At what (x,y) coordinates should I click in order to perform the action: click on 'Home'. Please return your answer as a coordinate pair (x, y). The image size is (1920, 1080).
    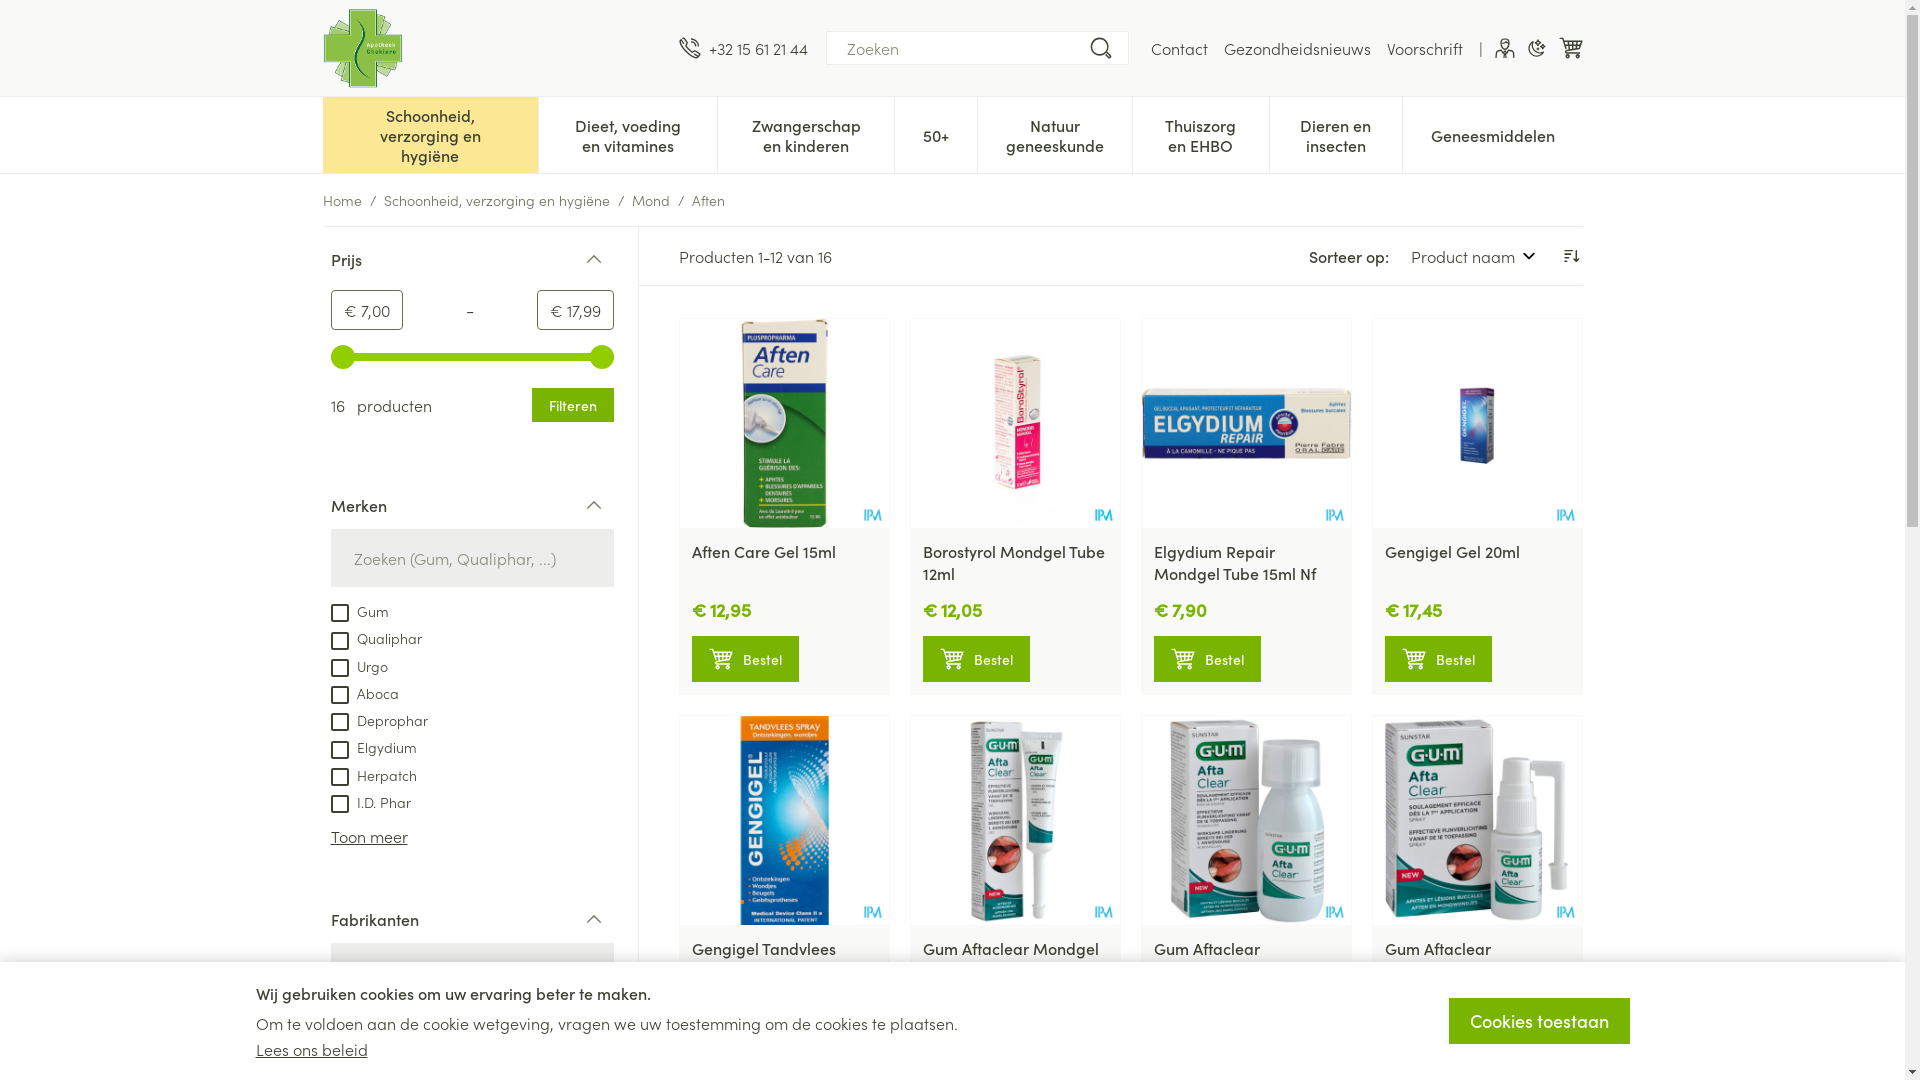
    Looking at the image, I should click on (341, 200).